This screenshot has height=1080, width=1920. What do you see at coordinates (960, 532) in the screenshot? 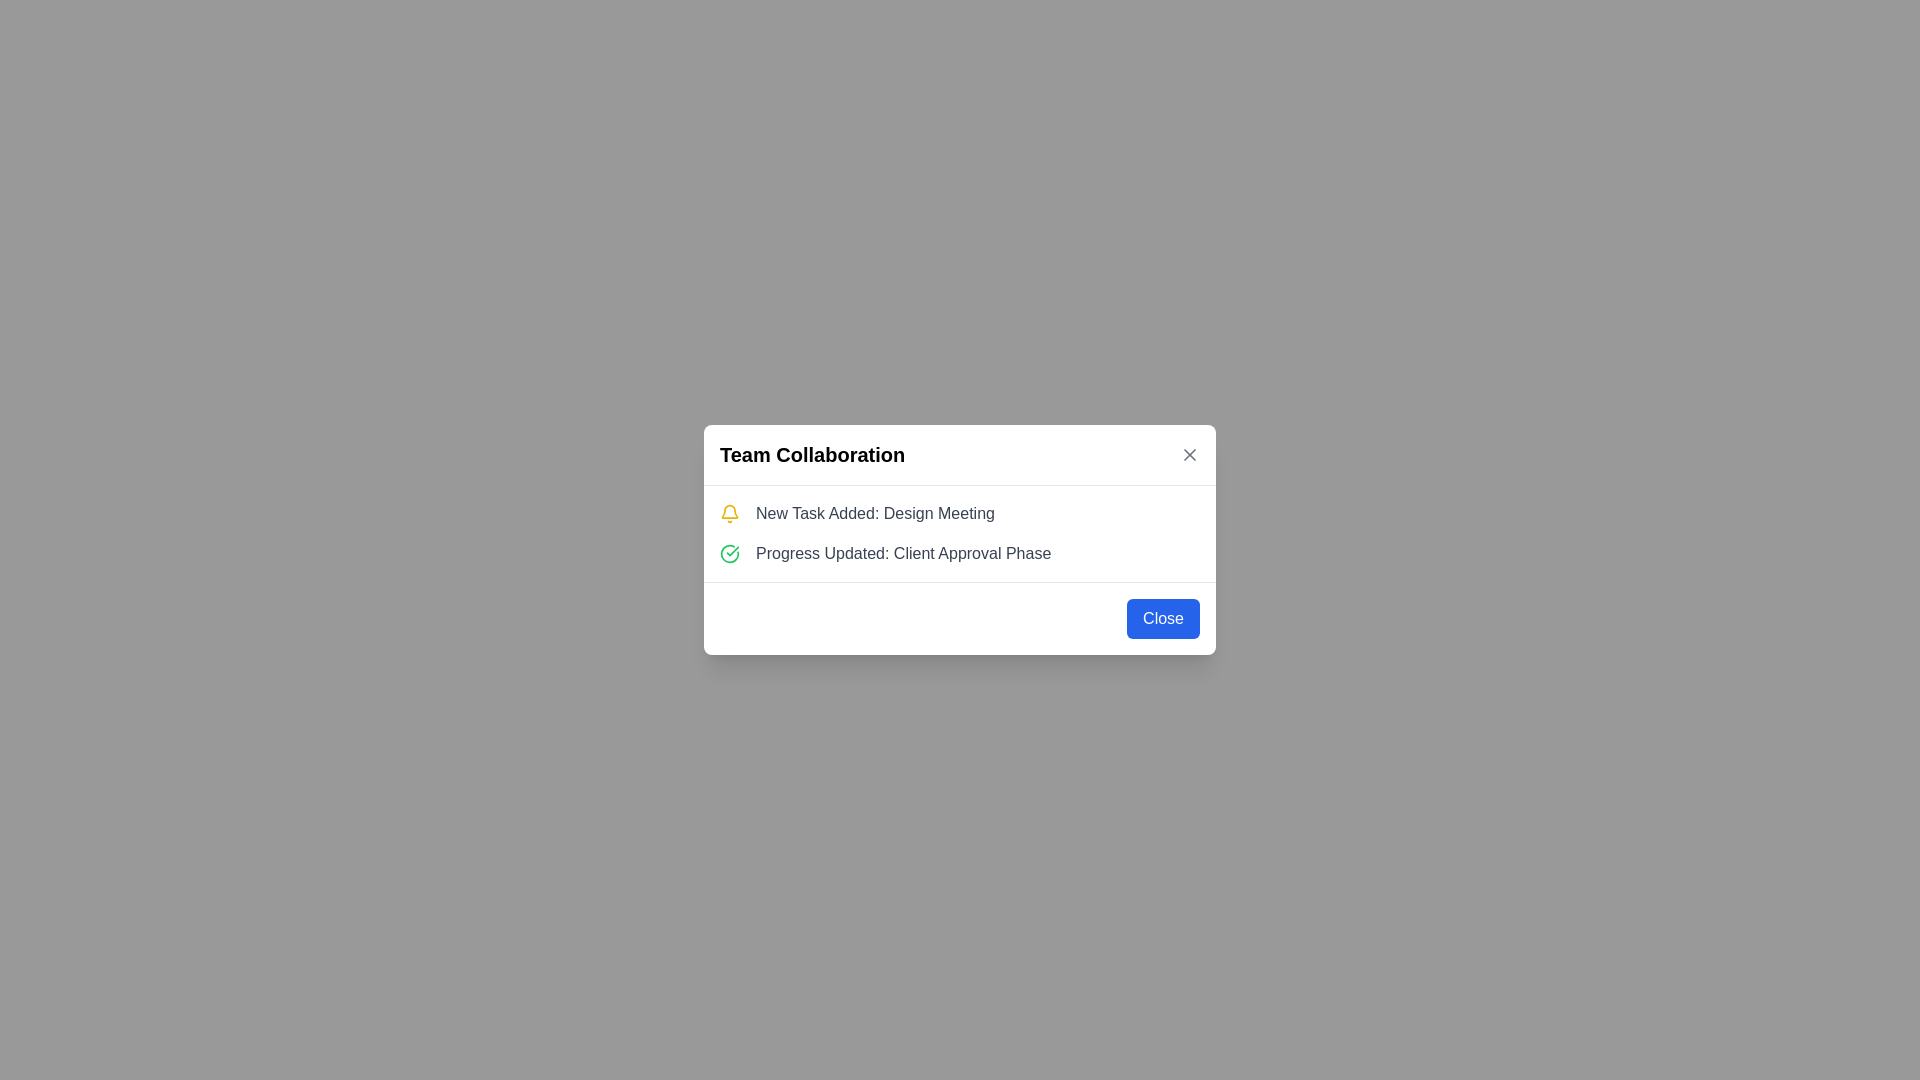
I see `the notification icons in the modal dialog box titled 'Team Collaboration'` at bounding box center [960, 532].